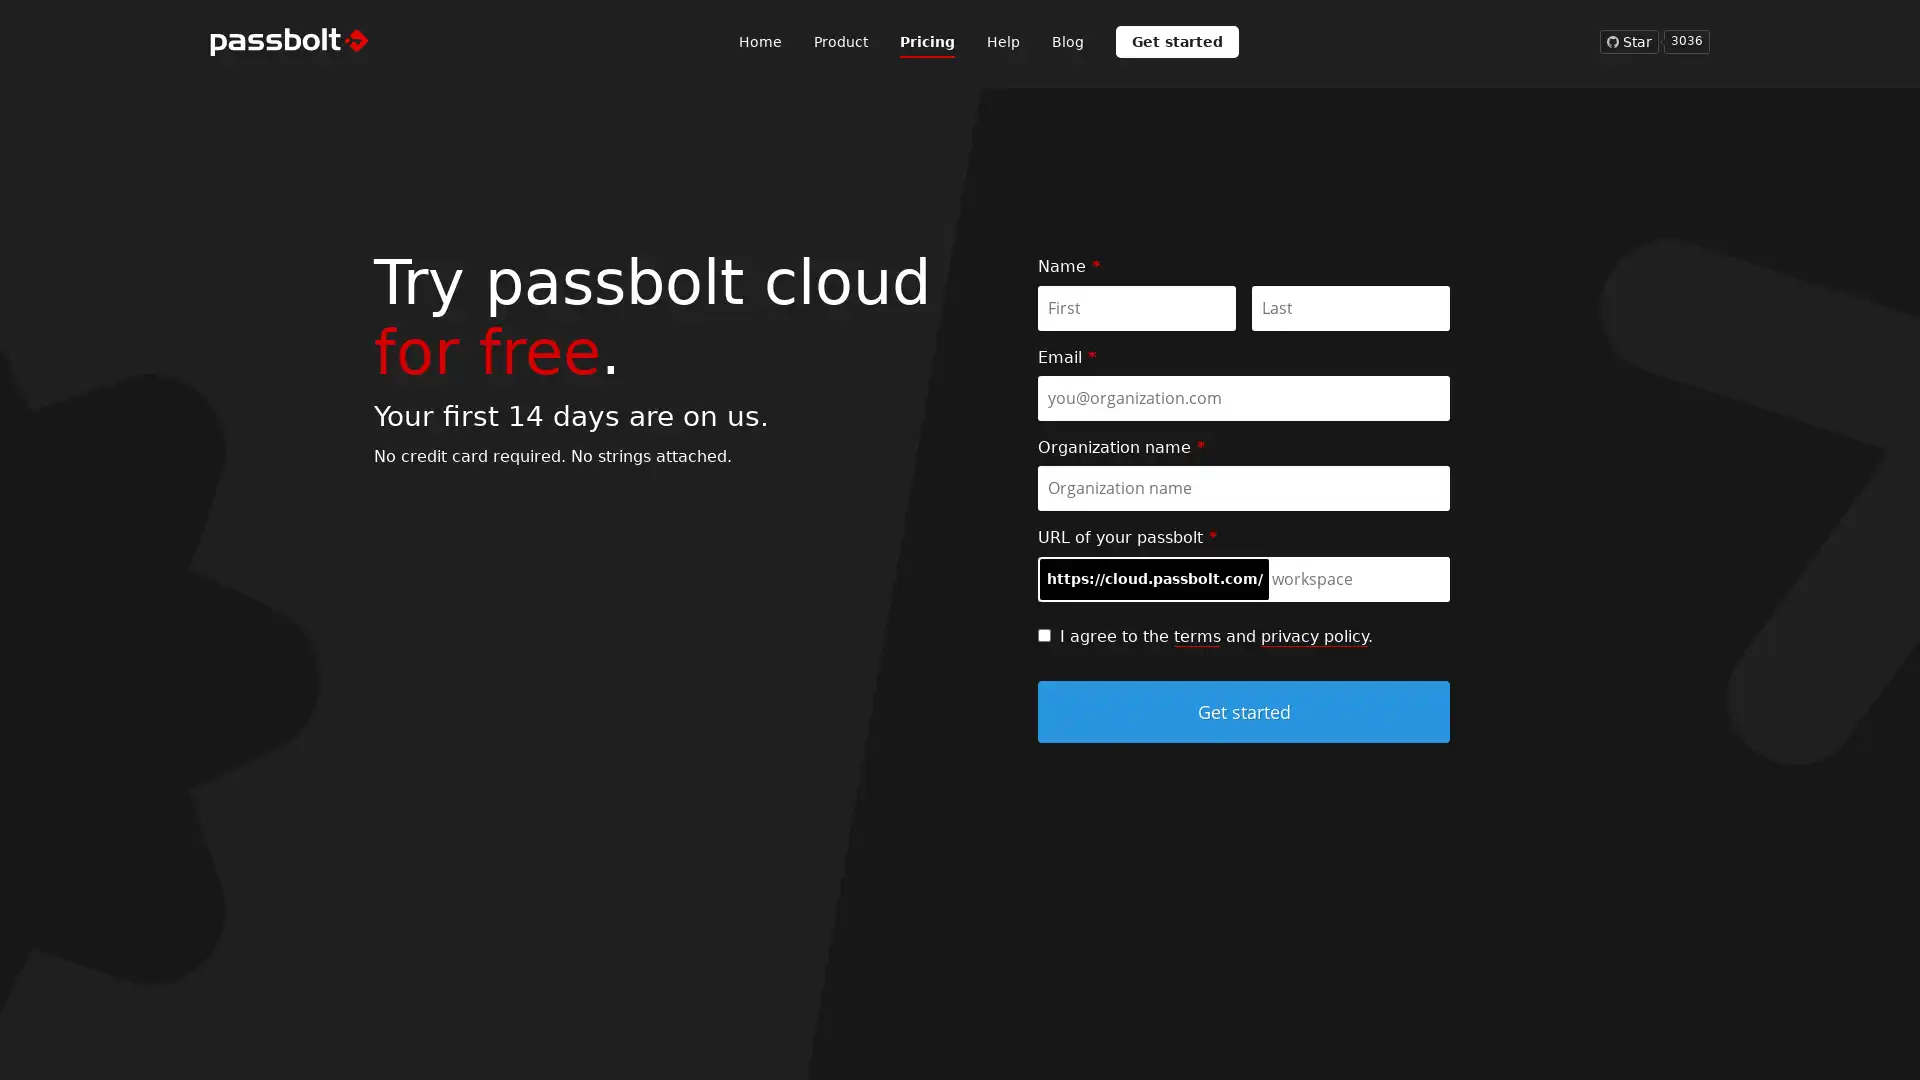 The width and height of the screenshot is (1920, 1080). What do you see at coordinates (1177, 41) in the screenshot?
I see `Get started` at bounding box center [1177, 41].